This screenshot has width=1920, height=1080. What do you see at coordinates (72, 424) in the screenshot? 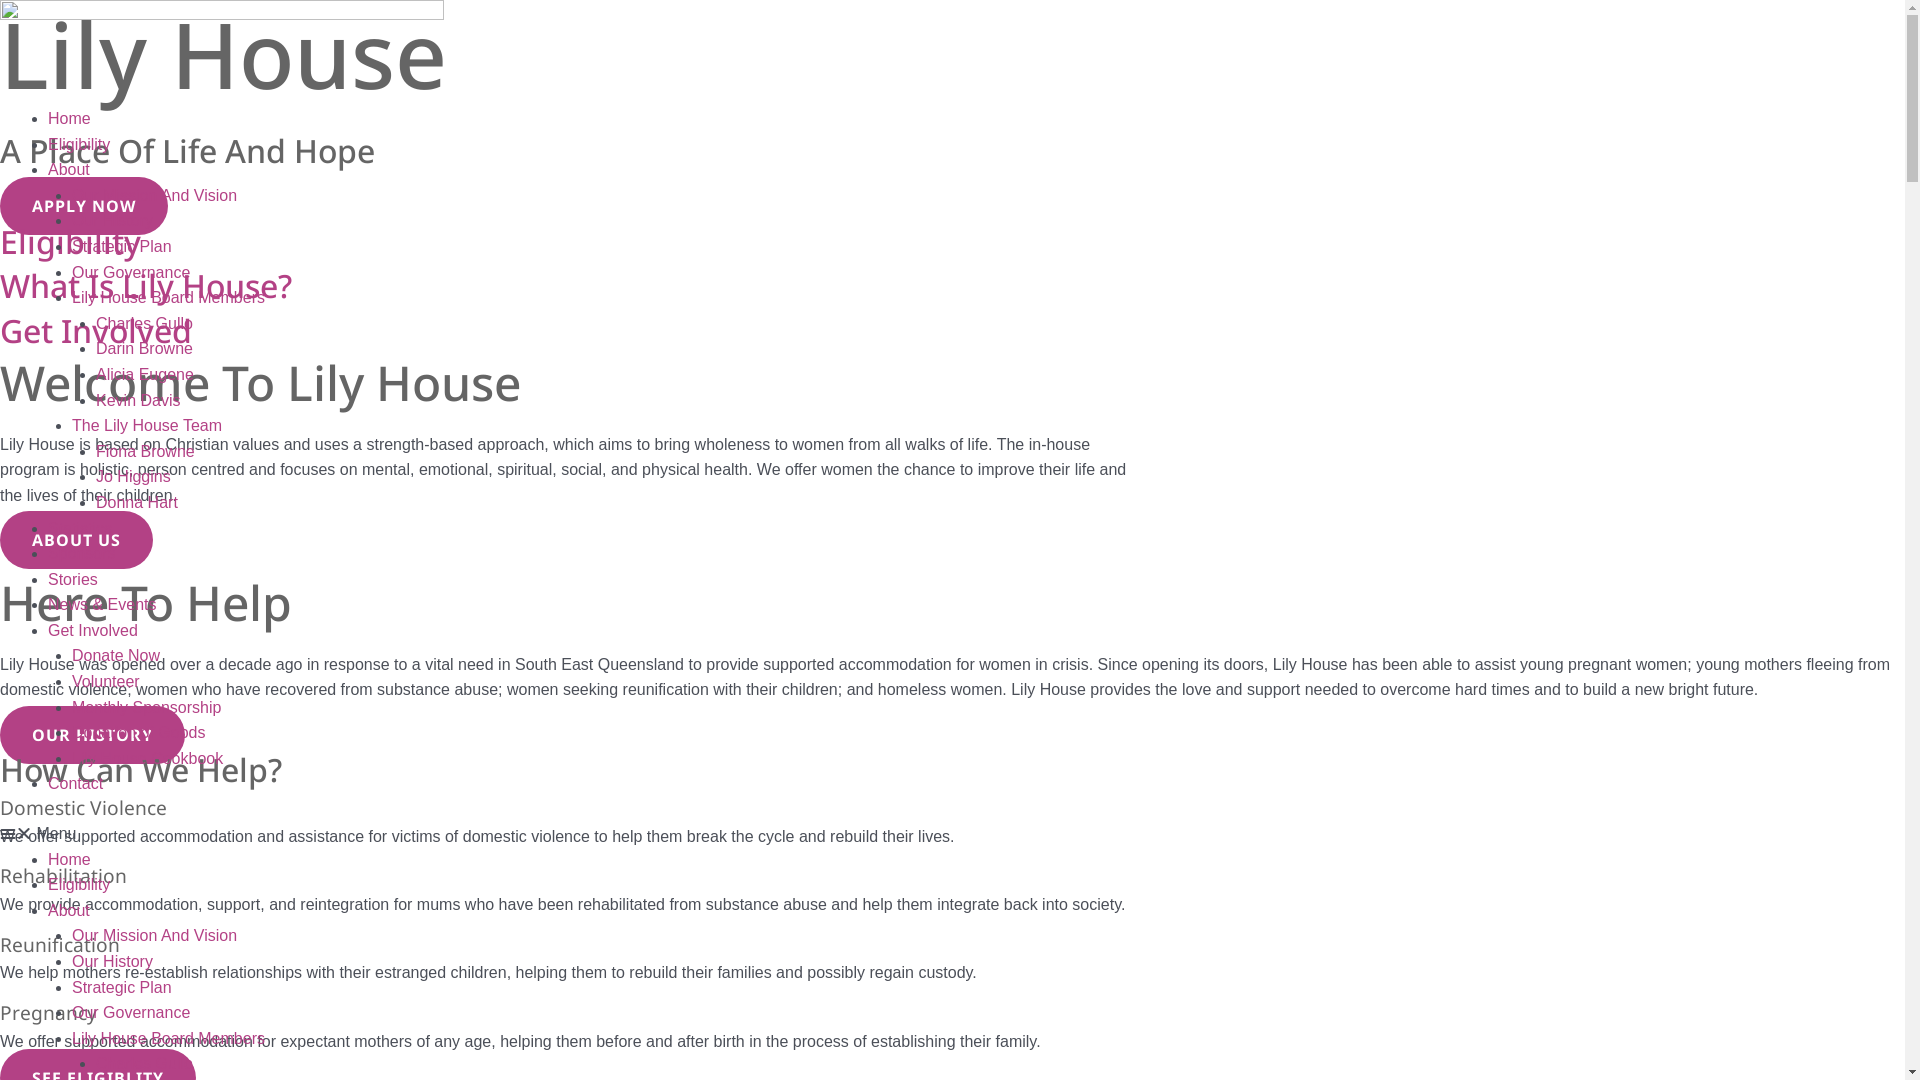
I see `'The Lily House Team'` at bounding box center [72, 424].